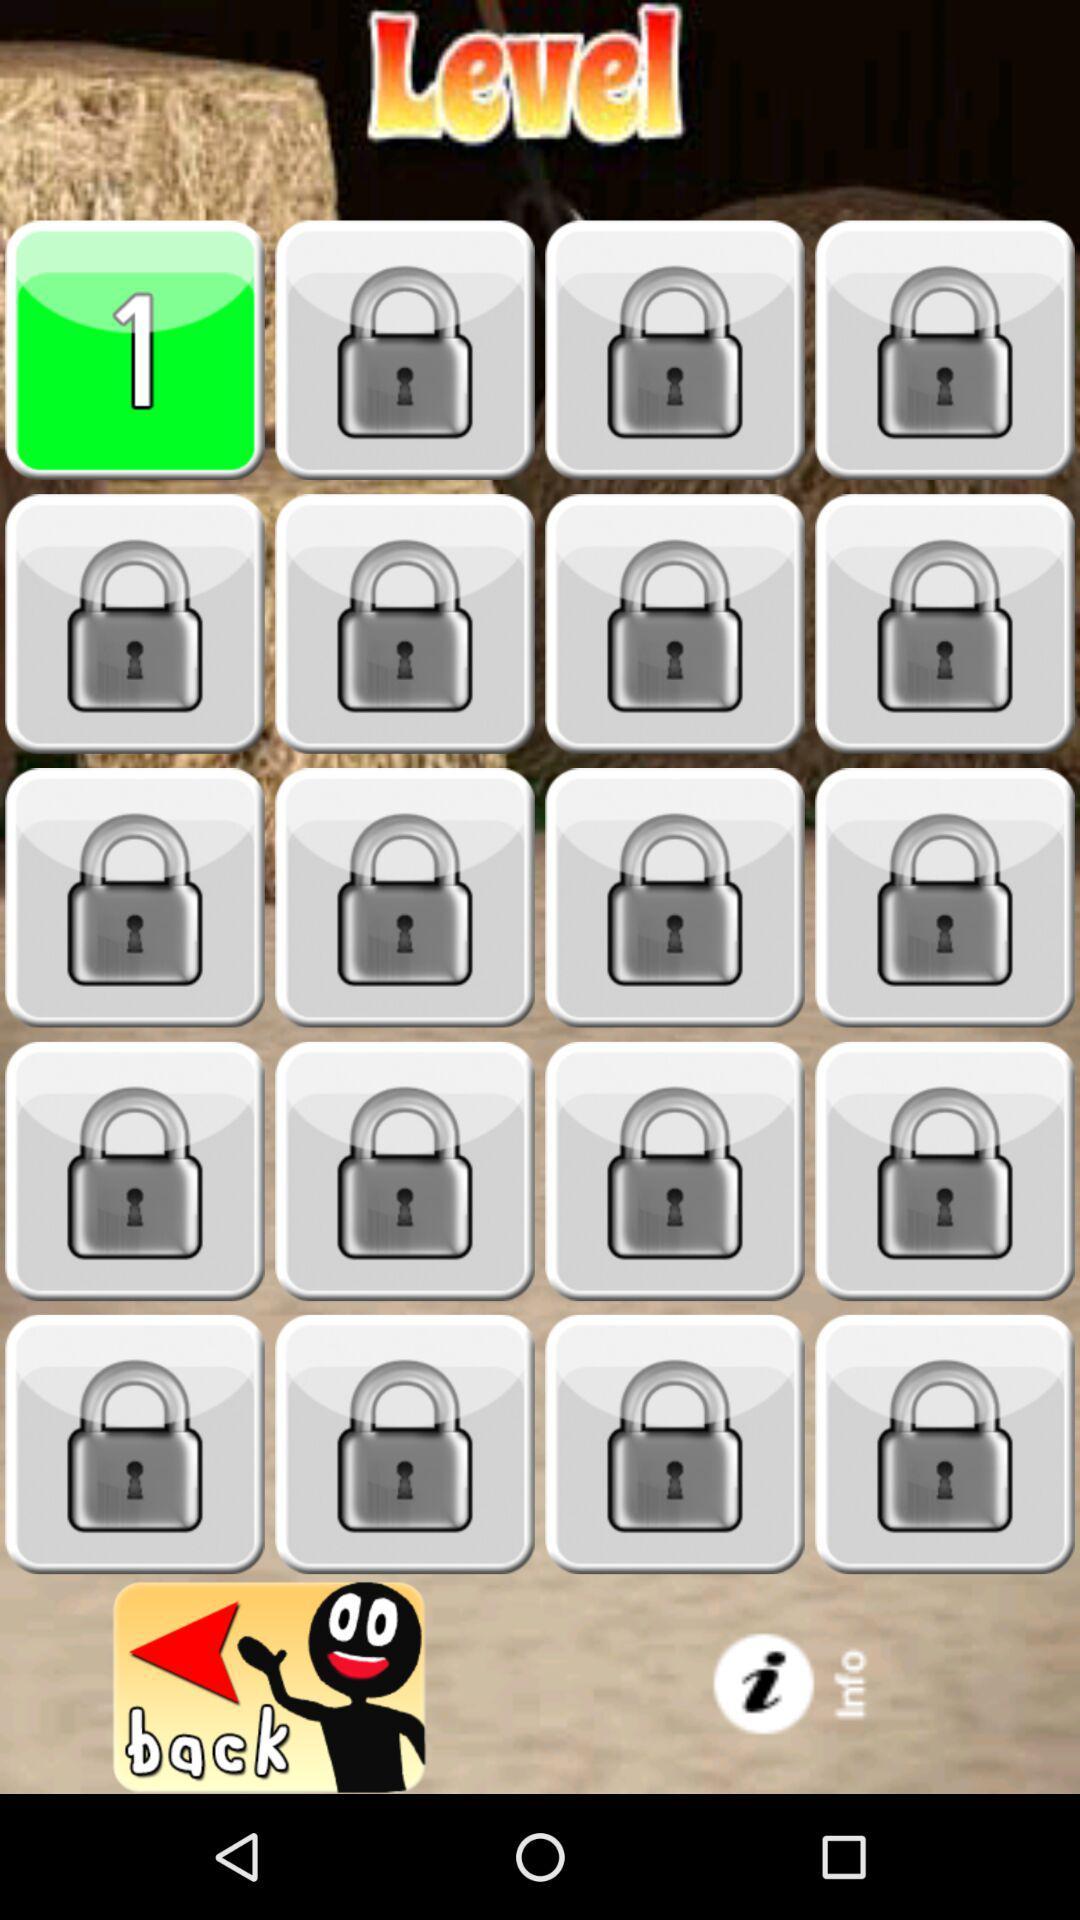 The width and height of the screenshot is (1080, 1920). What do you see at coordinates (945, 1171) in the screenshot?
I see `lock option` at bounding box center [945, 1171].